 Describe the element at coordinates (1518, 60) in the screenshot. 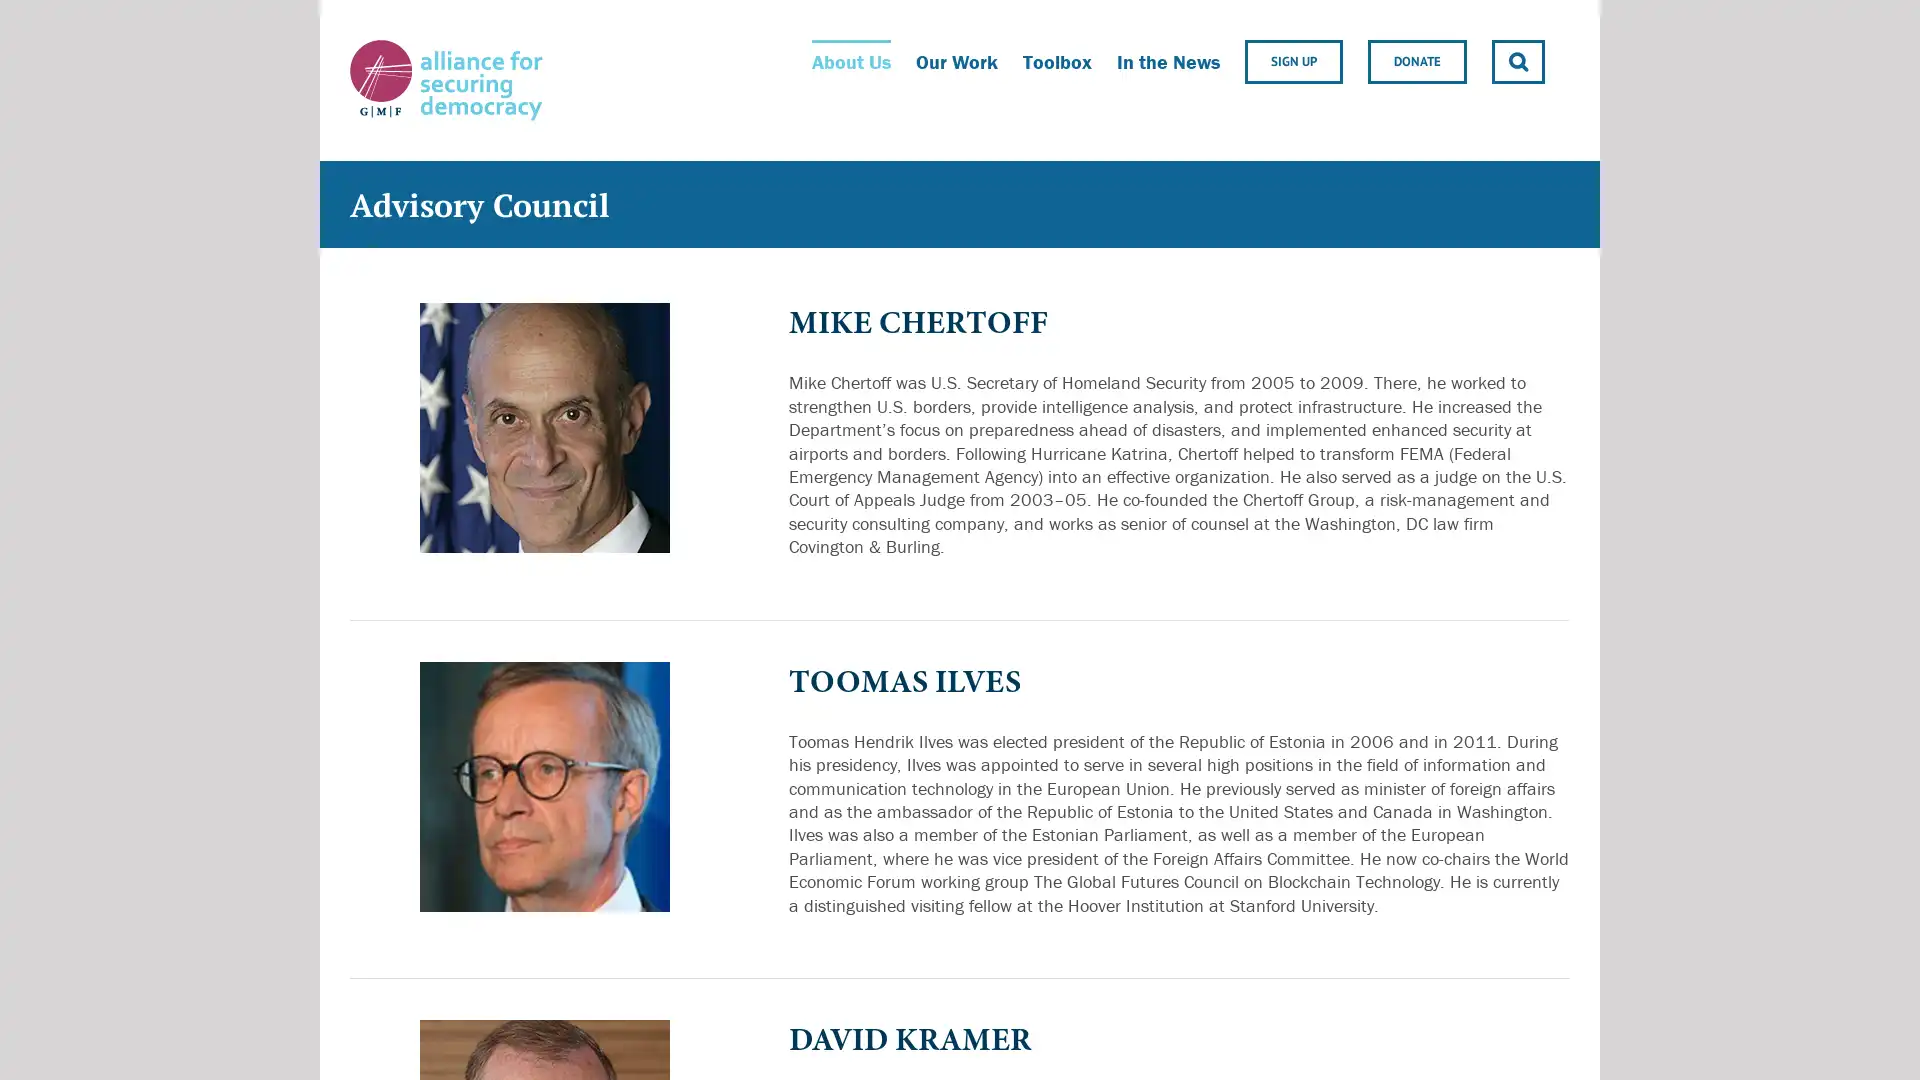

I see `Search` at that location.